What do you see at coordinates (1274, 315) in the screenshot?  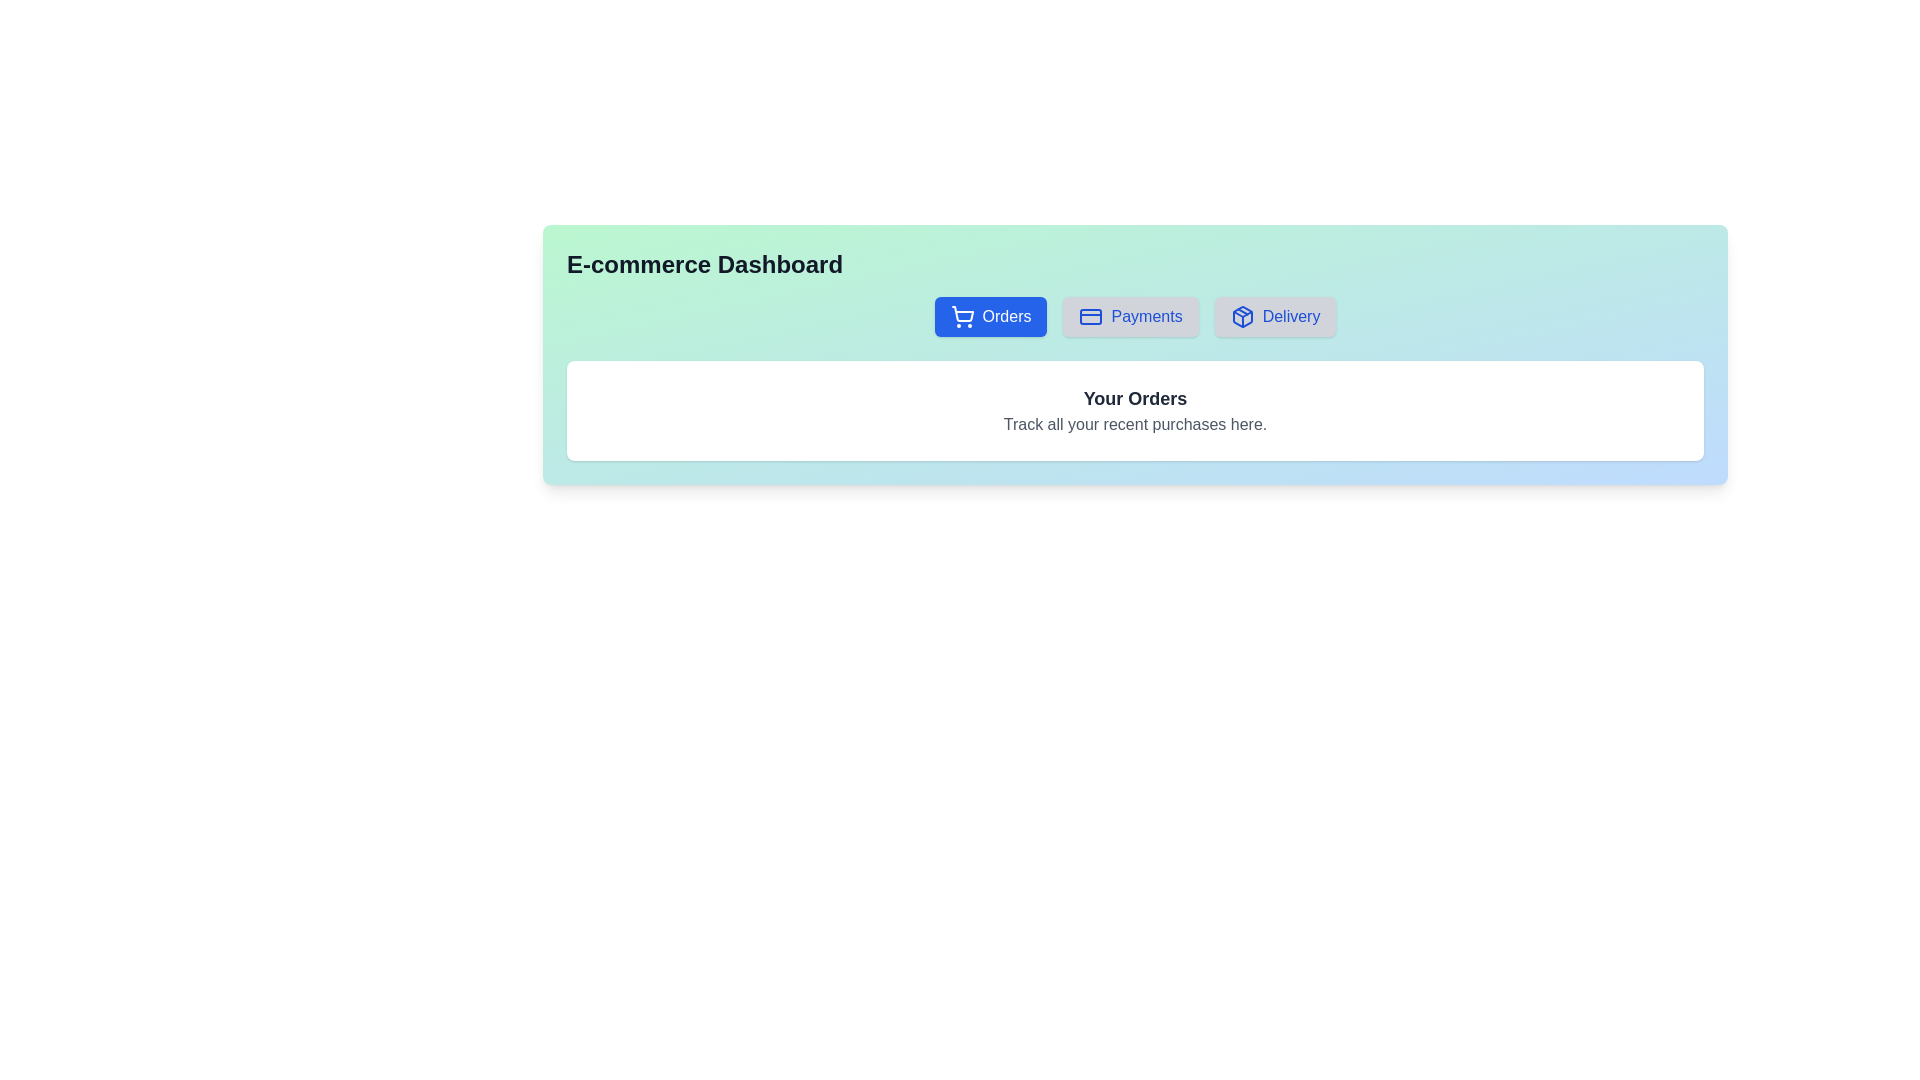 I see `the delivery button, the third button in a horizontal row` at bounding box center [1274, 315].